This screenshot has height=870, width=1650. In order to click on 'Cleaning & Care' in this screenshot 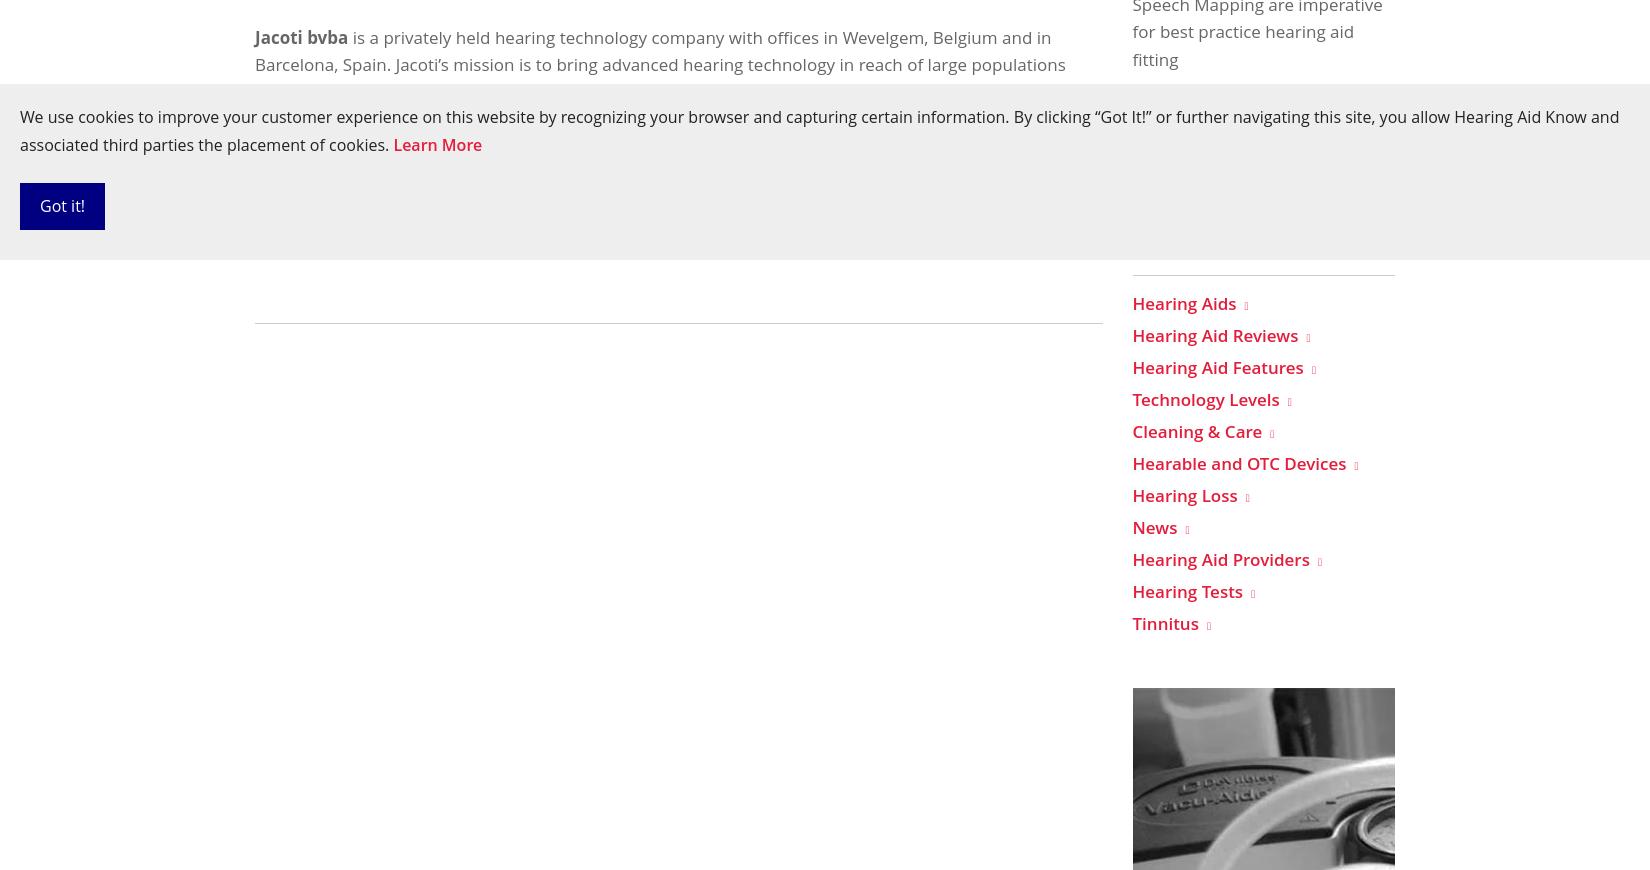, I will do `click(1197, 430)`.